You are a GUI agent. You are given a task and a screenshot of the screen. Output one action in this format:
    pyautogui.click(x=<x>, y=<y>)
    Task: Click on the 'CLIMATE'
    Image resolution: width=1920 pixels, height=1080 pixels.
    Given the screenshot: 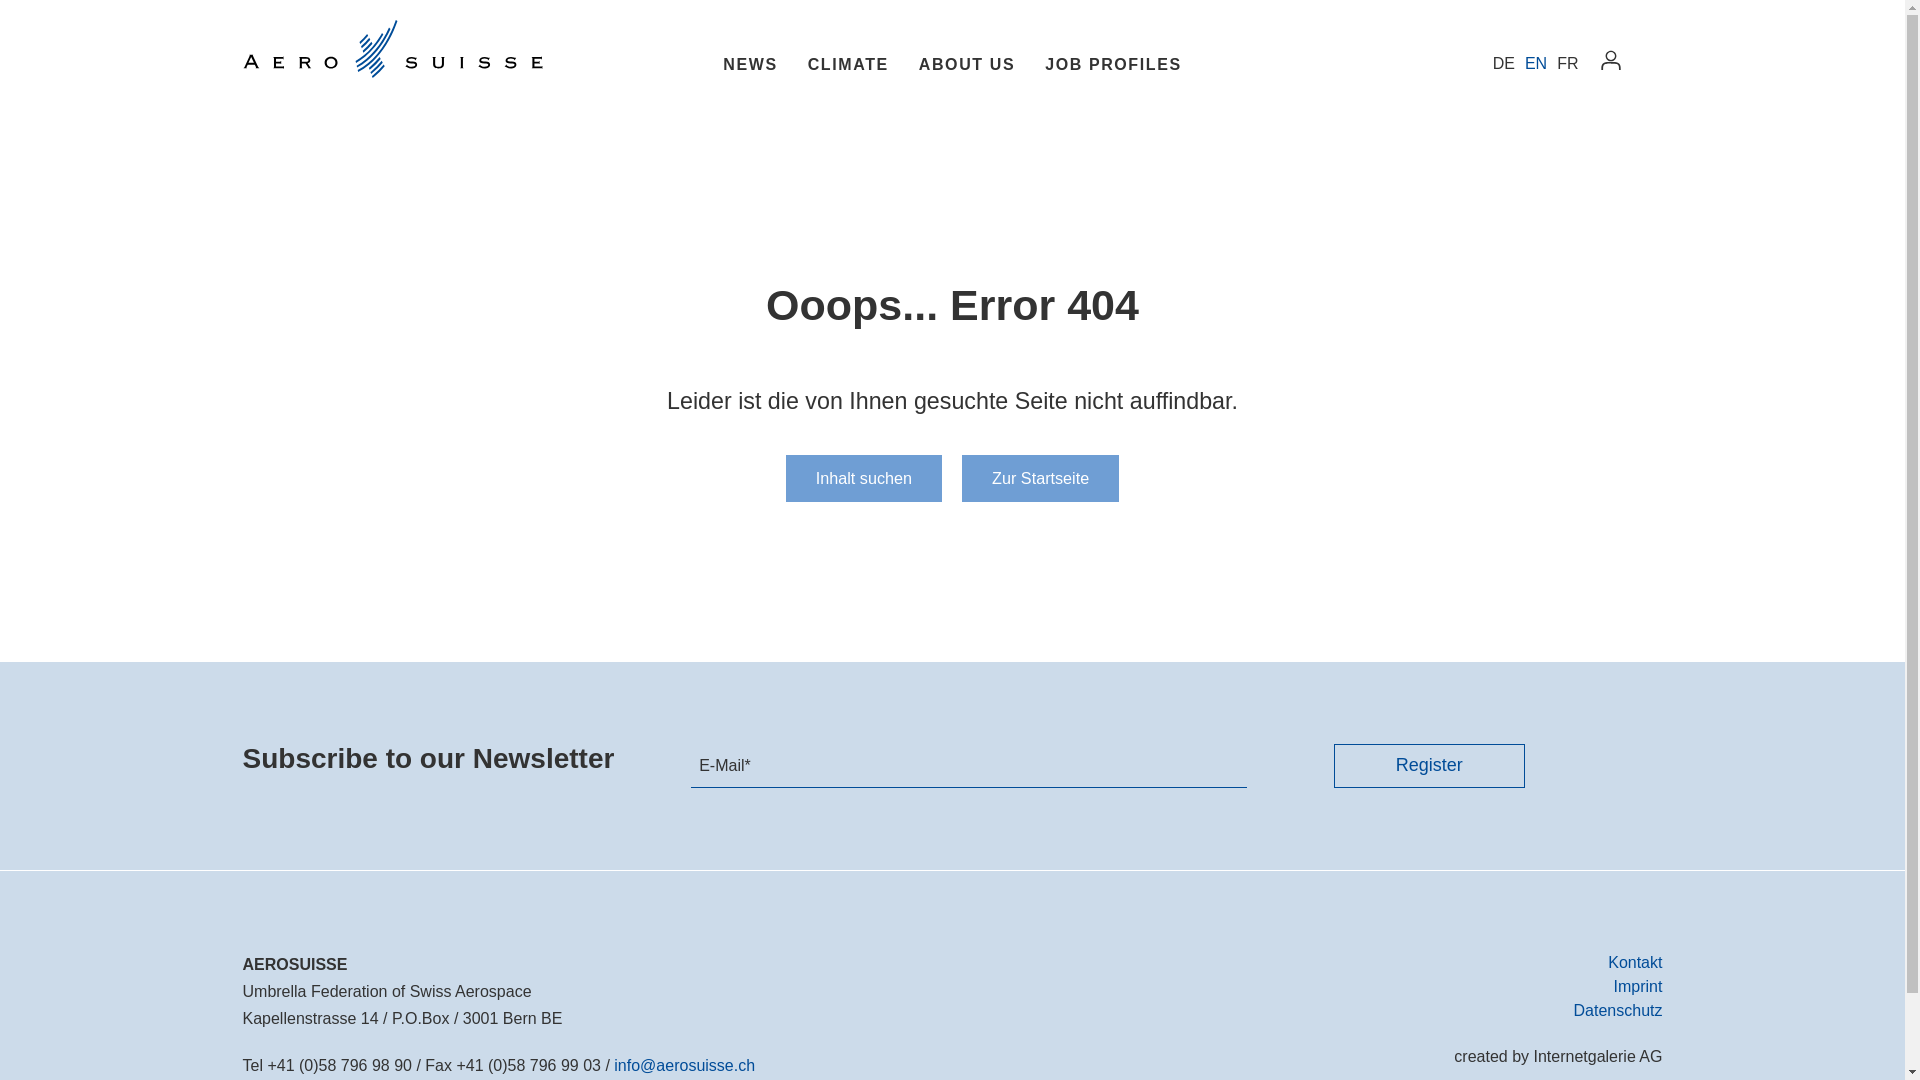 What is the action you would take?
    pyautogui.click(x=848, y=58)
    